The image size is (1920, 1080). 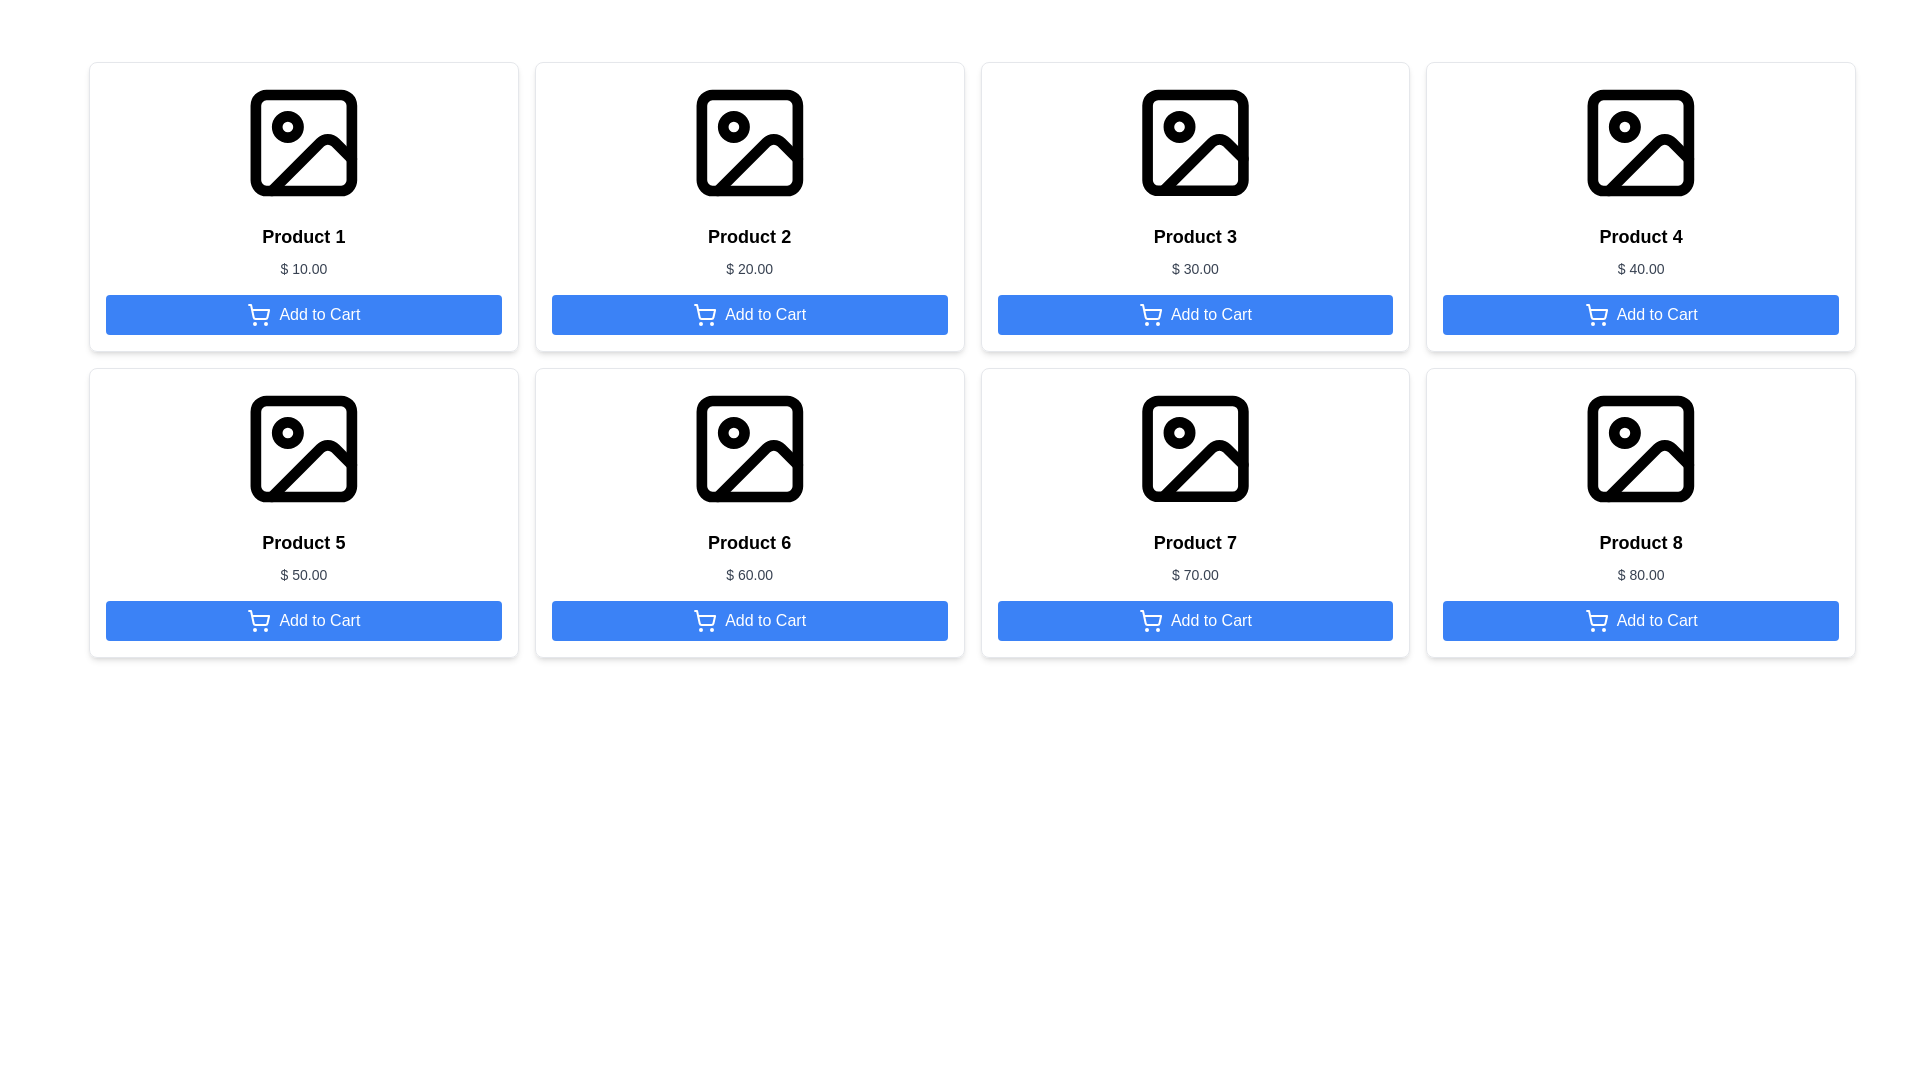 I want to click on the 'Add to Cart' button located at the bottom section of the 'Product 3' card, so click(x=1195, y=315).